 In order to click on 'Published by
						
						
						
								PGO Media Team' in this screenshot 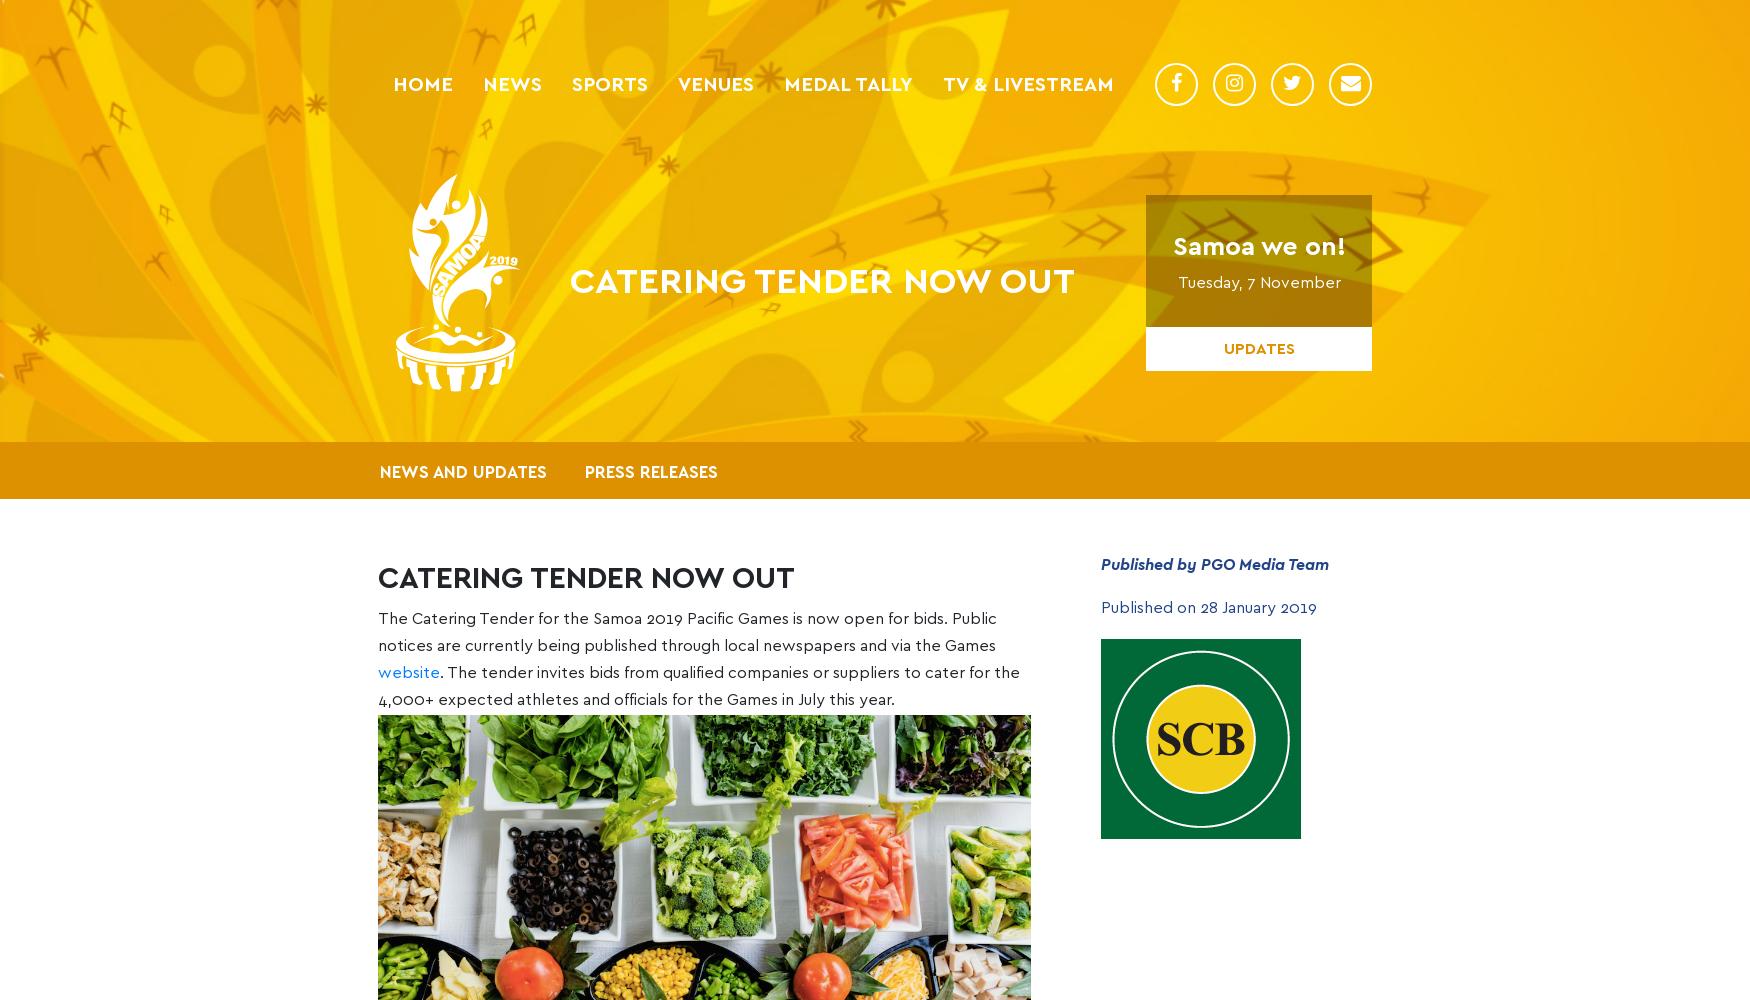, I will do `click(1213, 564)`.